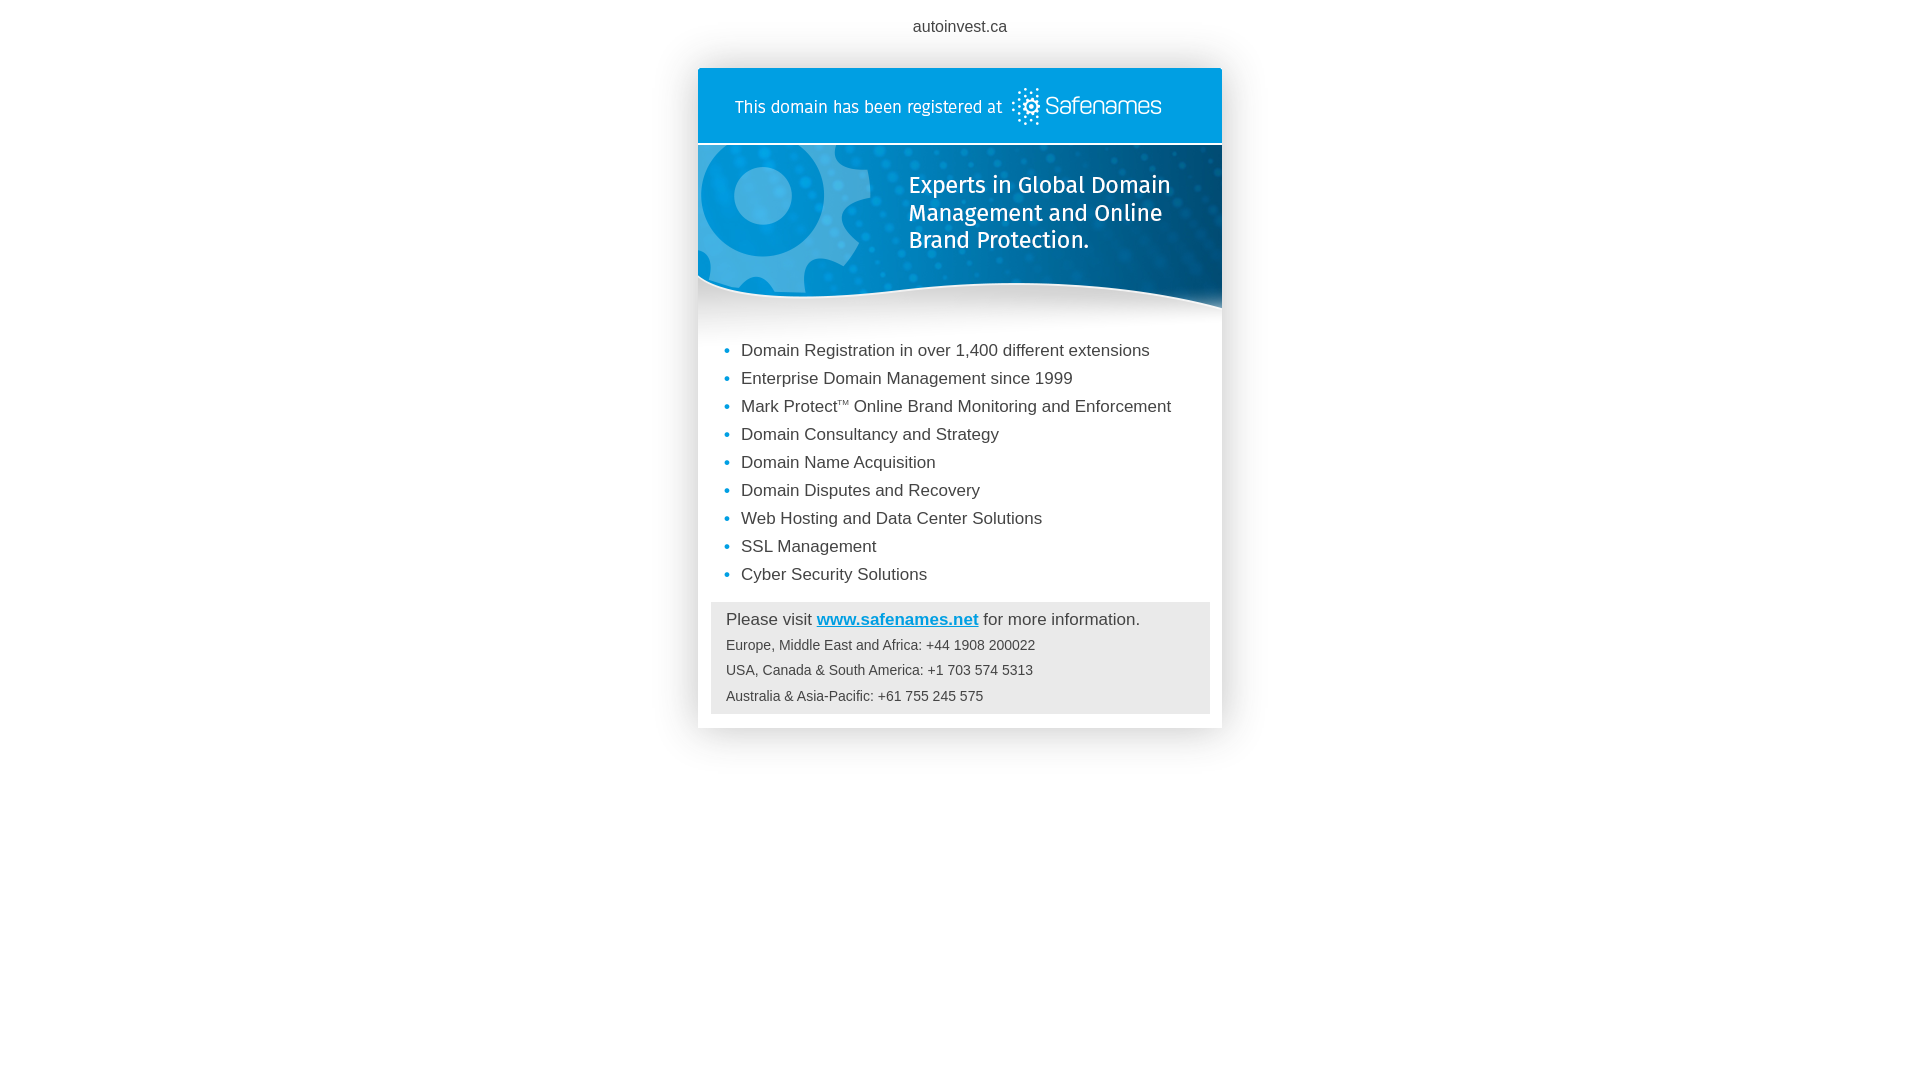 The height and width of the screenshot is (1080, 1920). I want to click on 'www.safenames.net', so click(896, 618).